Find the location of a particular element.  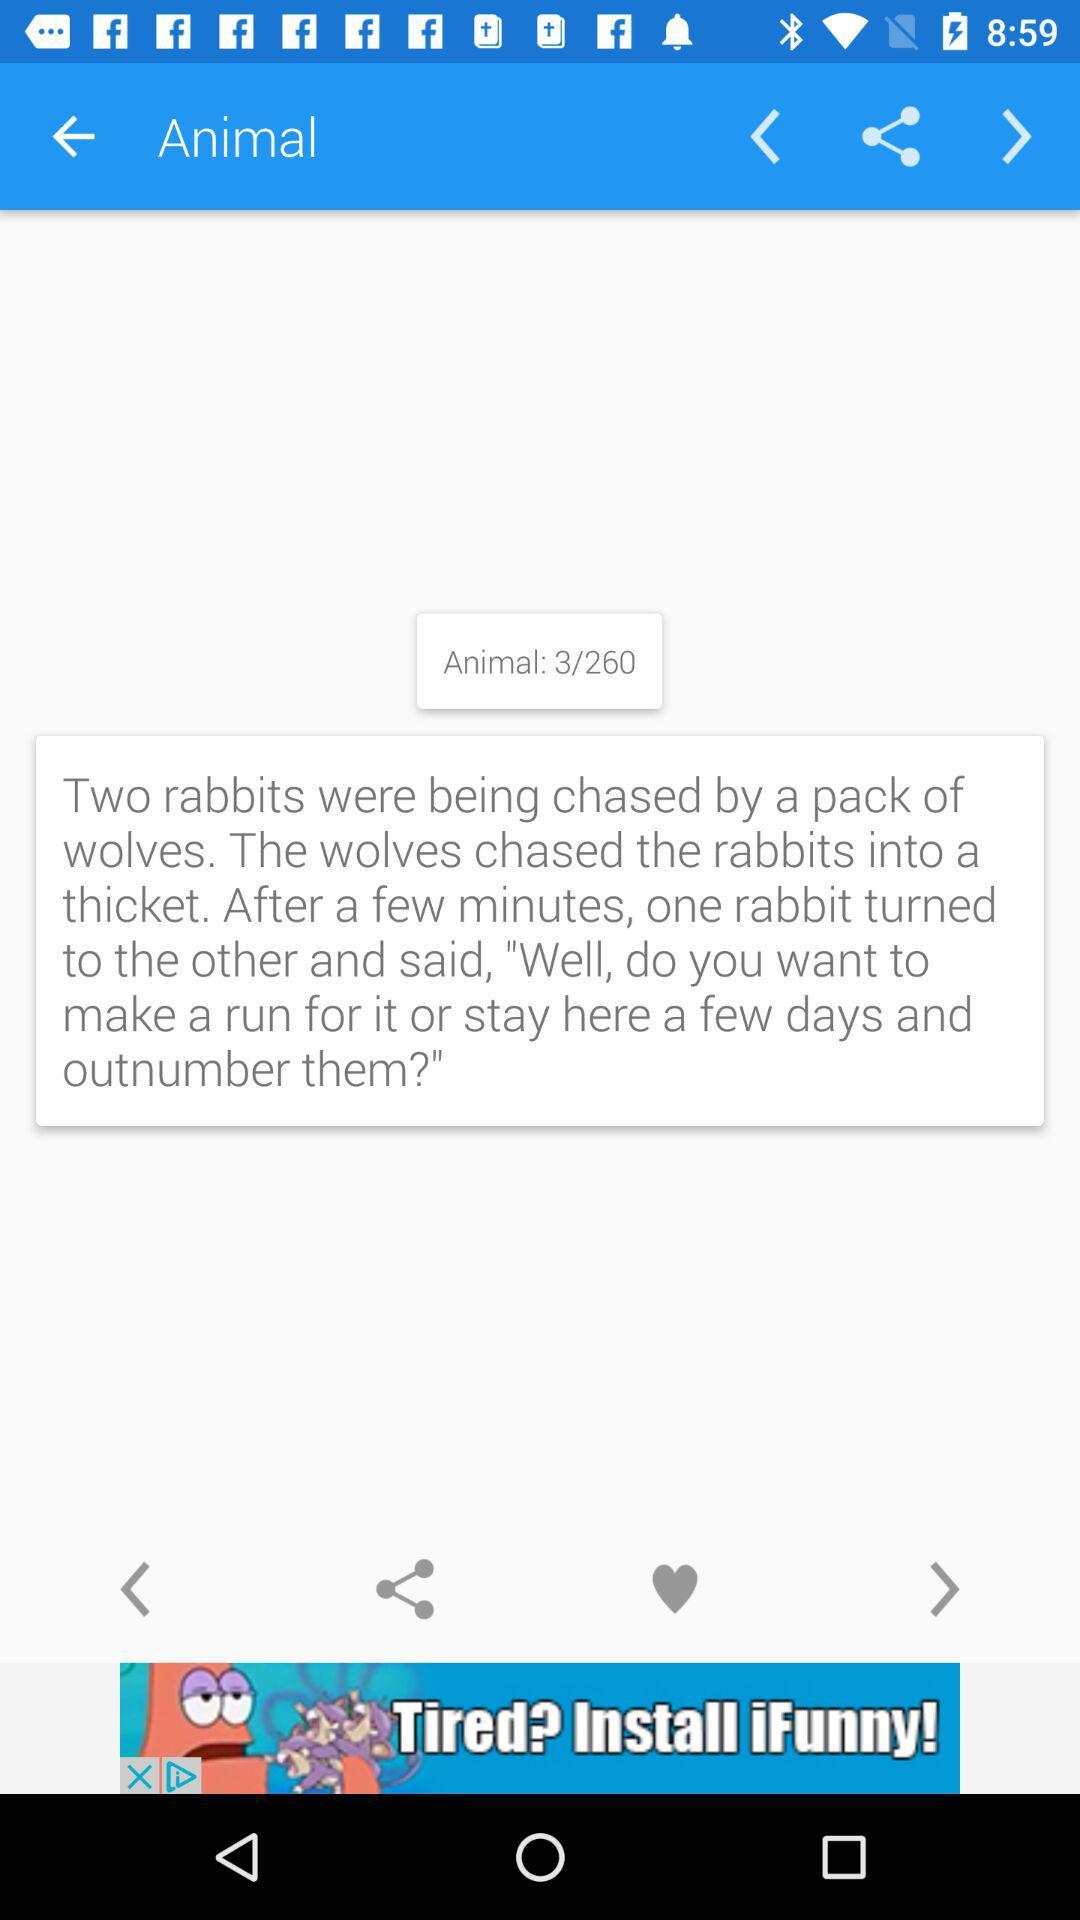

post to social media is located at coordinates (405, 1588).